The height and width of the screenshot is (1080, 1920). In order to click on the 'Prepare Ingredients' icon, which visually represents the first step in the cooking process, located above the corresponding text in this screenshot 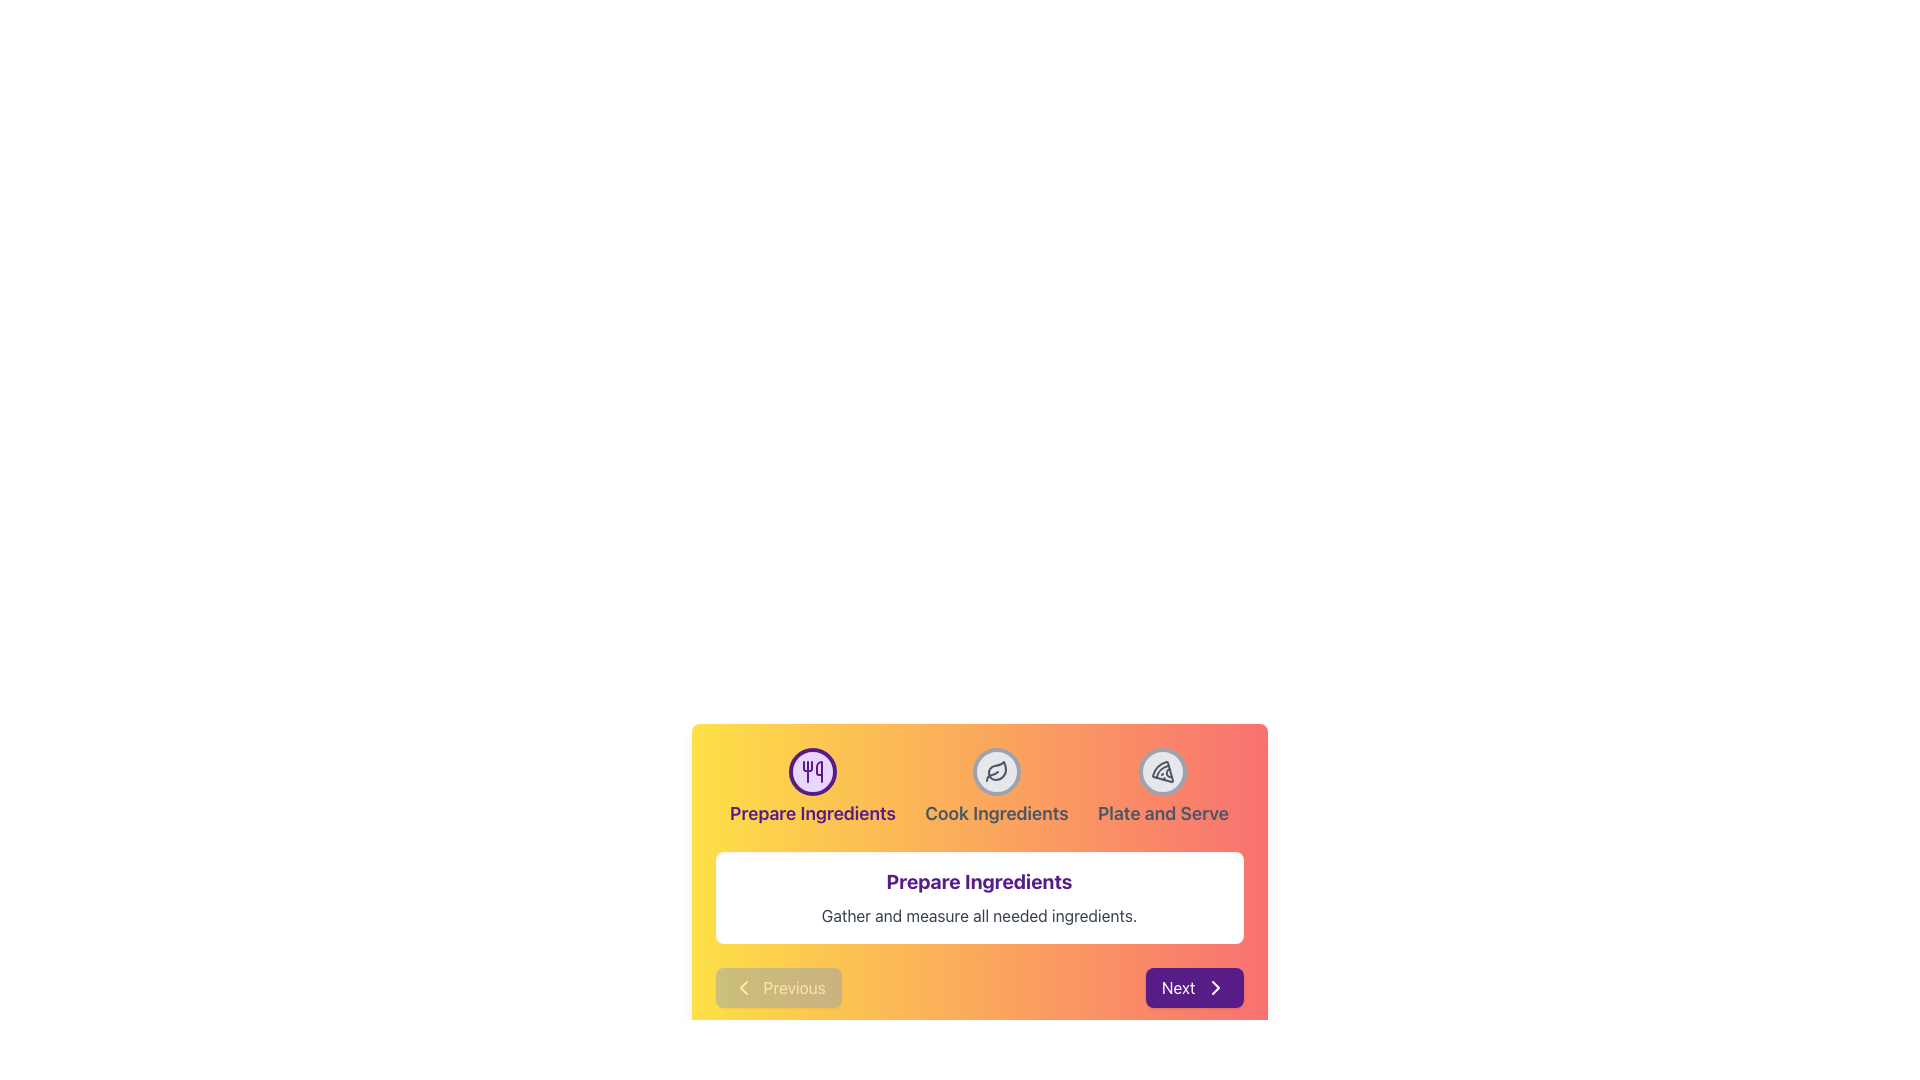, I will do `click(813, 770)`.